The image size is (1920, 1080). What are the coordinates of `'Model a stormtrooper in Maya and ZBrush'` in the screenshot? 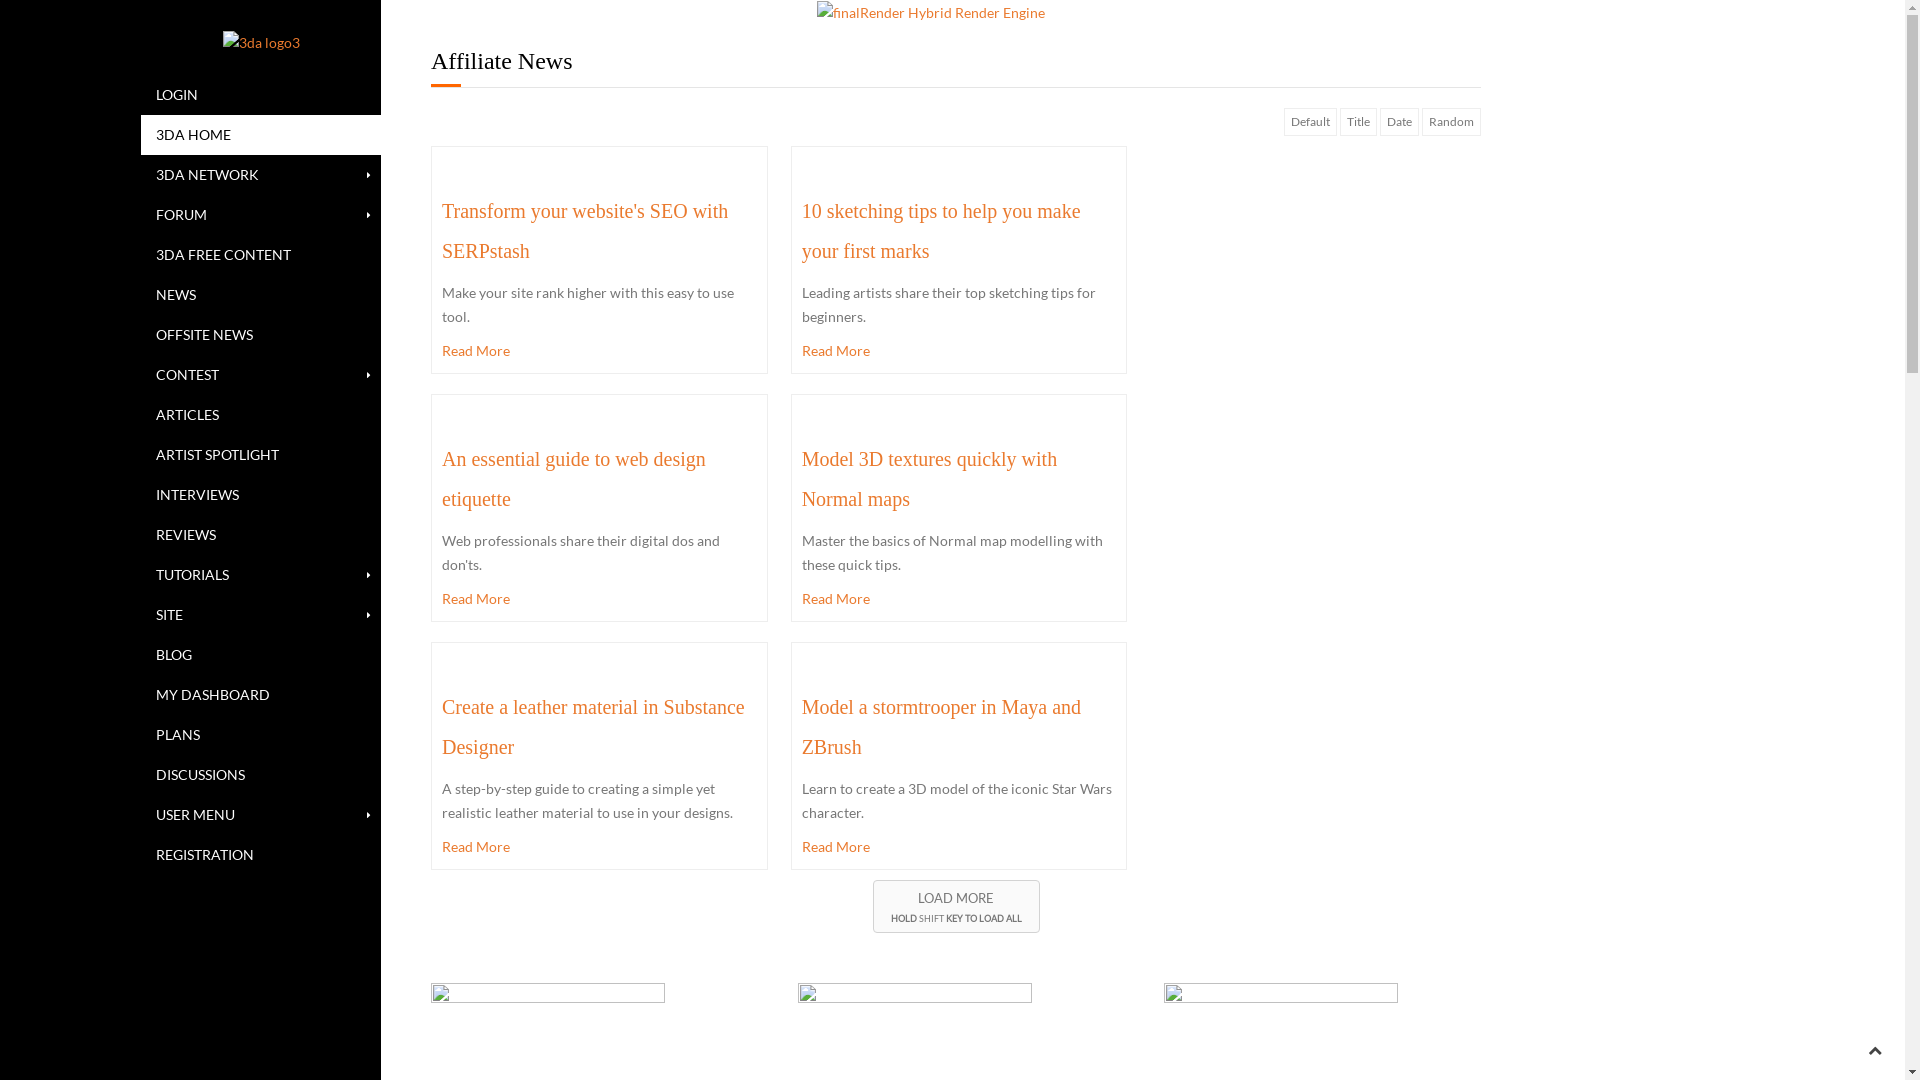 It's located at (801, 726).